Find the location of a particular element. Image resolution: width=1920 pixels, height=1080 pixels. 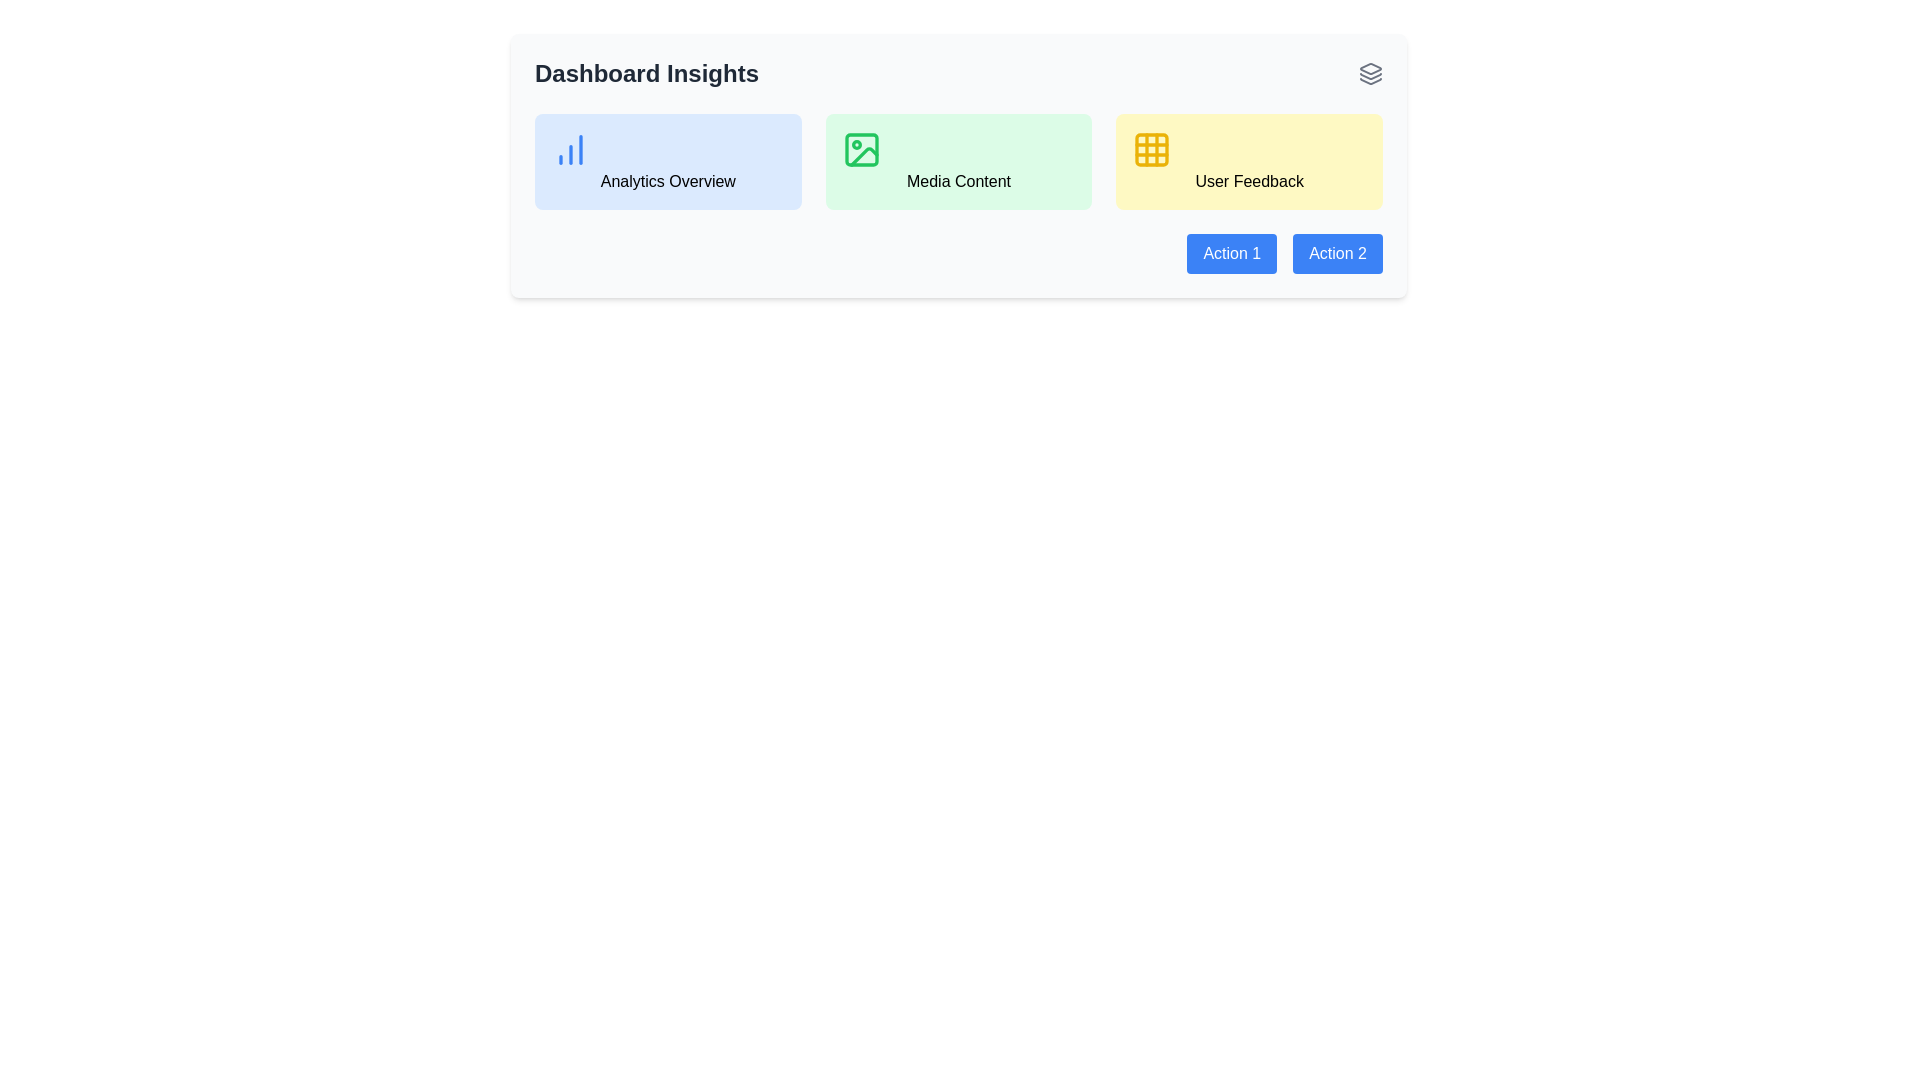

the graphical representation of a layer in the stack, which is the third segment of a composite graphical icon located in the top-right corner of the dashboard is located at coordinates (1370, 80).